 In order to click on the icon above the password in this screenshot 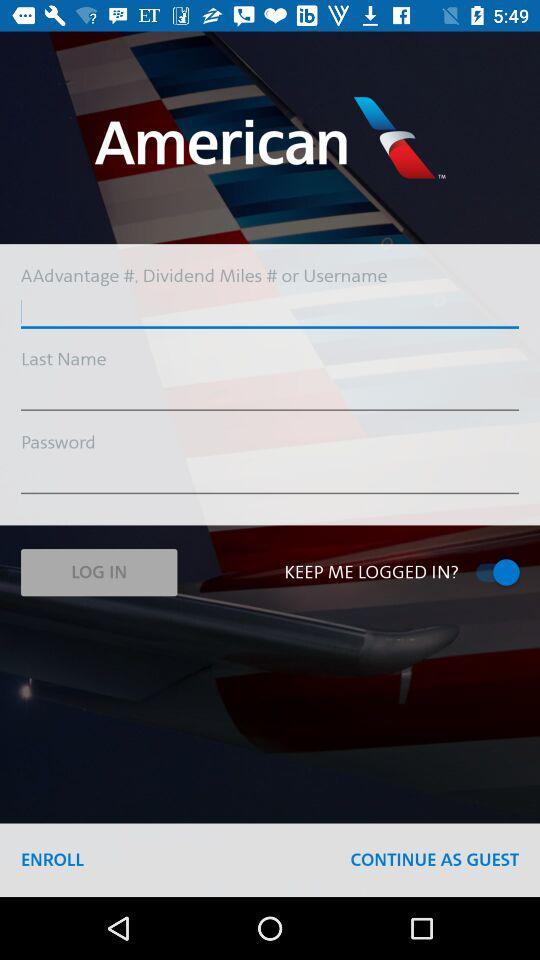, I will do `click(270, 394)`.